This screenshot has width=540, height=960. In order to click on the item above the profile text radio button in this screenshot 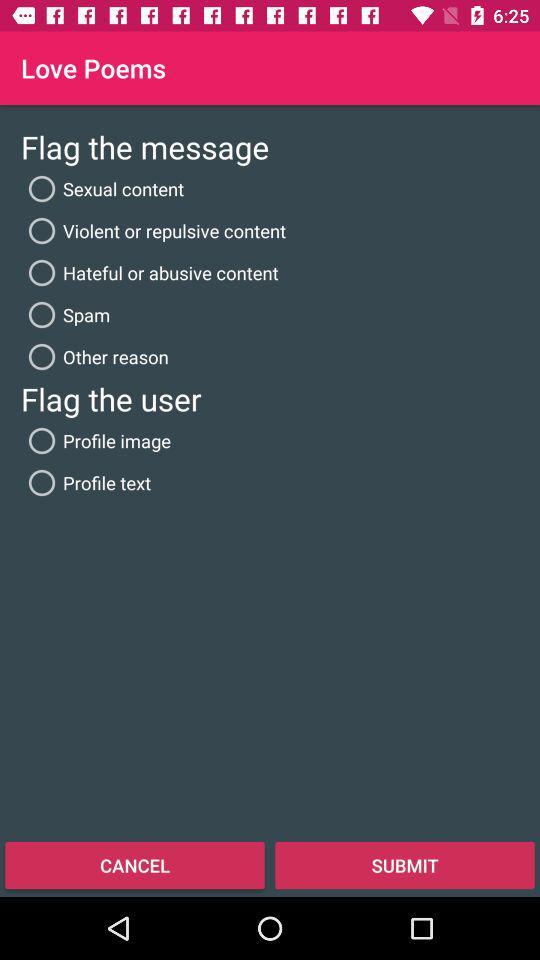, I will do `click(95, 441)`.